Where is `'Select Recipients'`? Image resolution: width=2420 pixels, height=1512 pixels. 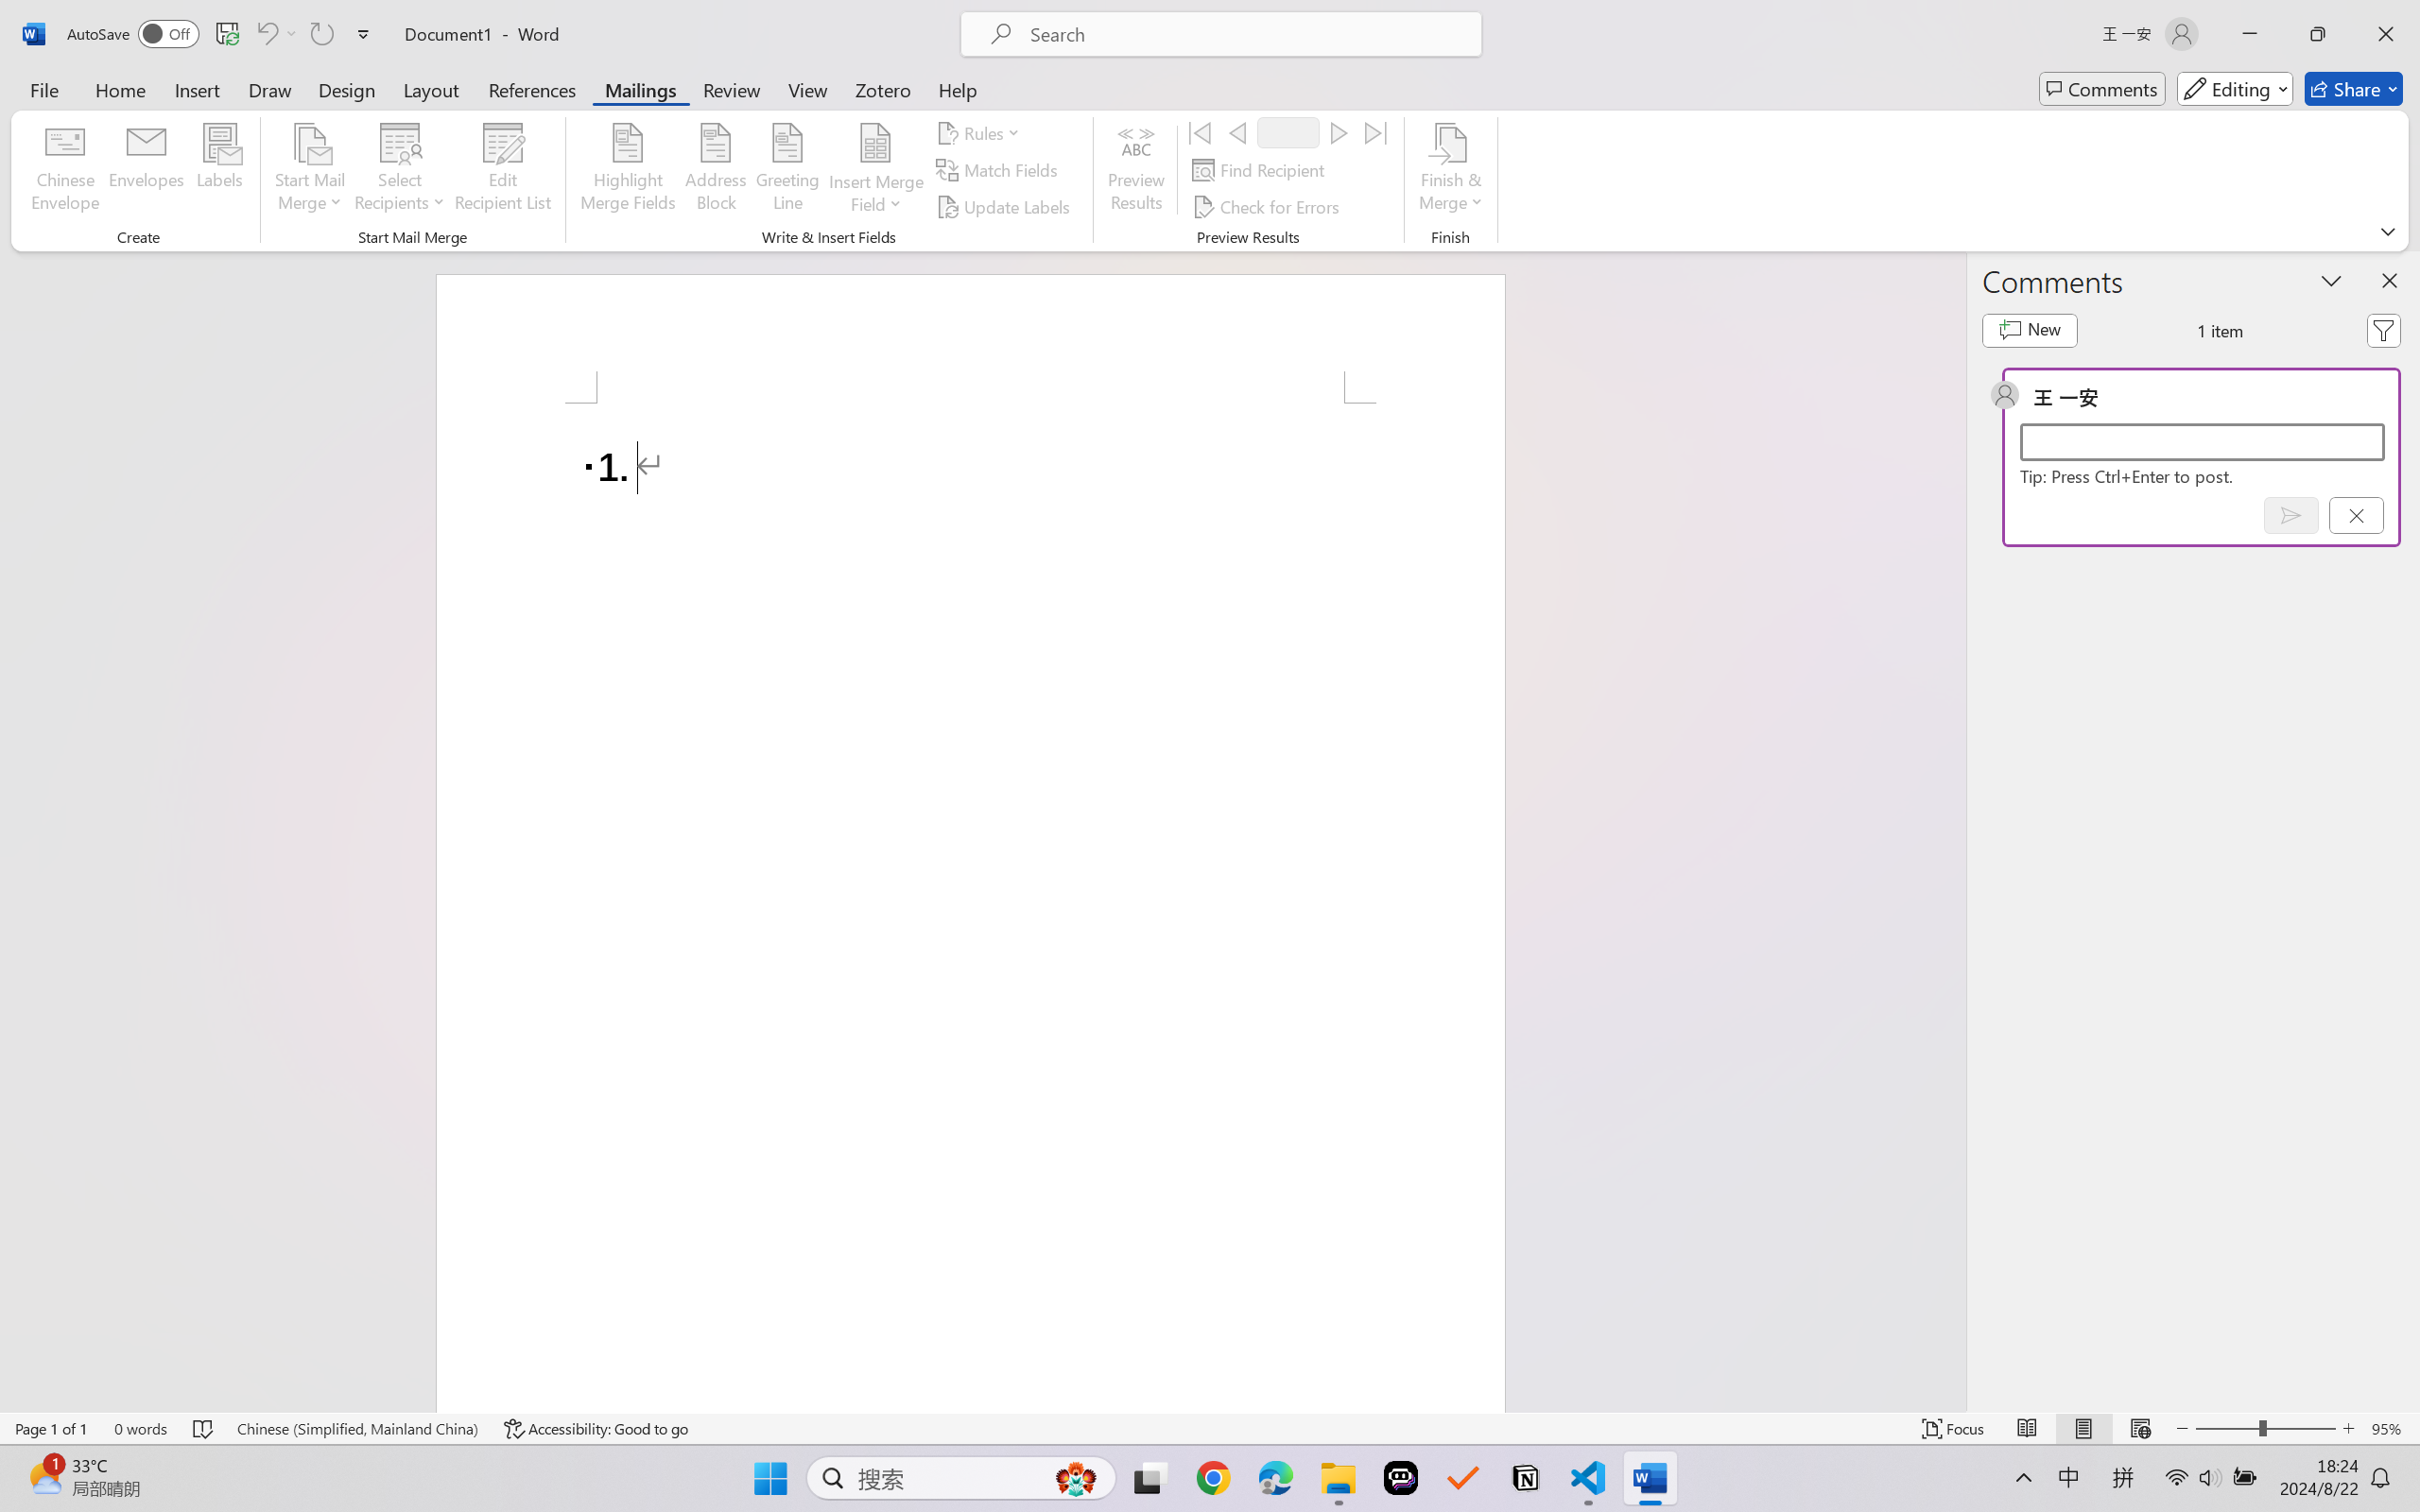 'Select Recipients' is located at coordinates (399, 170).